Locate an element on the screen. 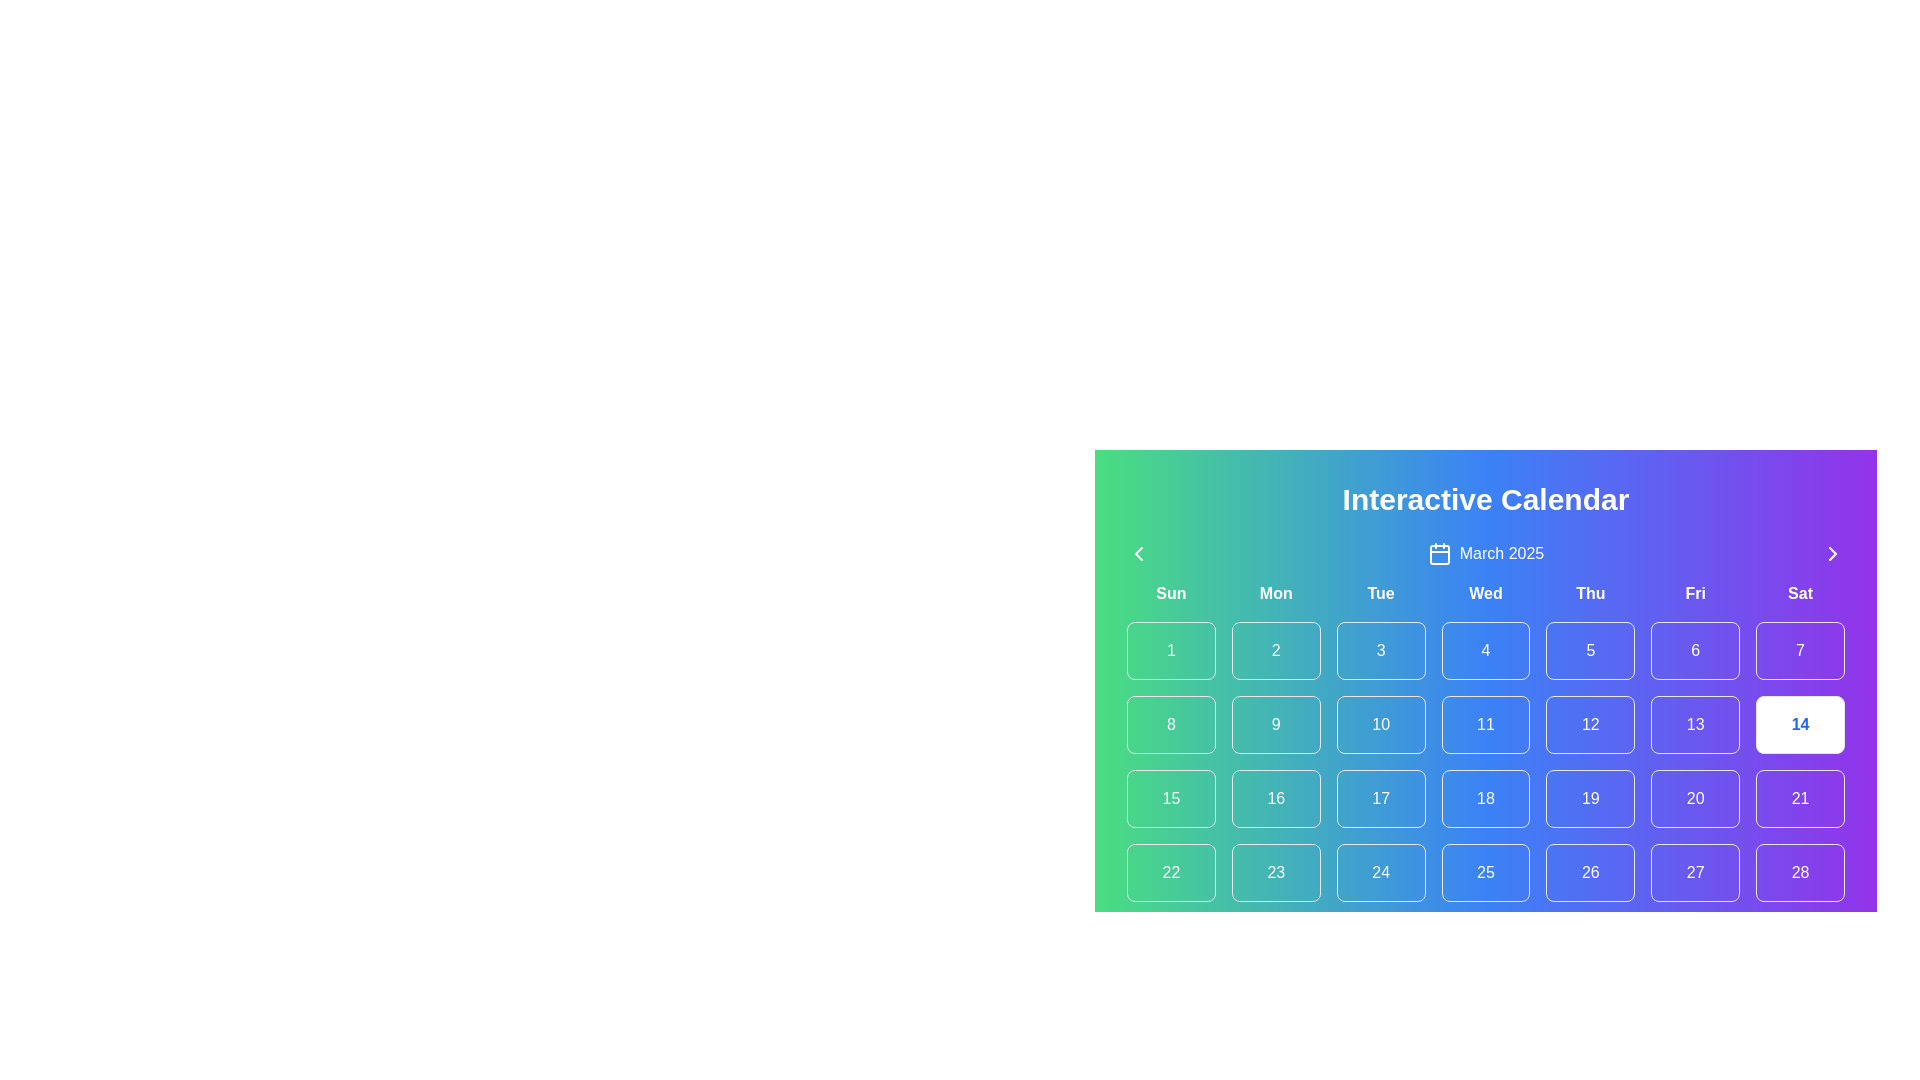 The height and width of the screenshot is (1080, 1920). the left-pointing chevron button located to the left of the 'March 2025' label is located at coordinates (1138, 554).